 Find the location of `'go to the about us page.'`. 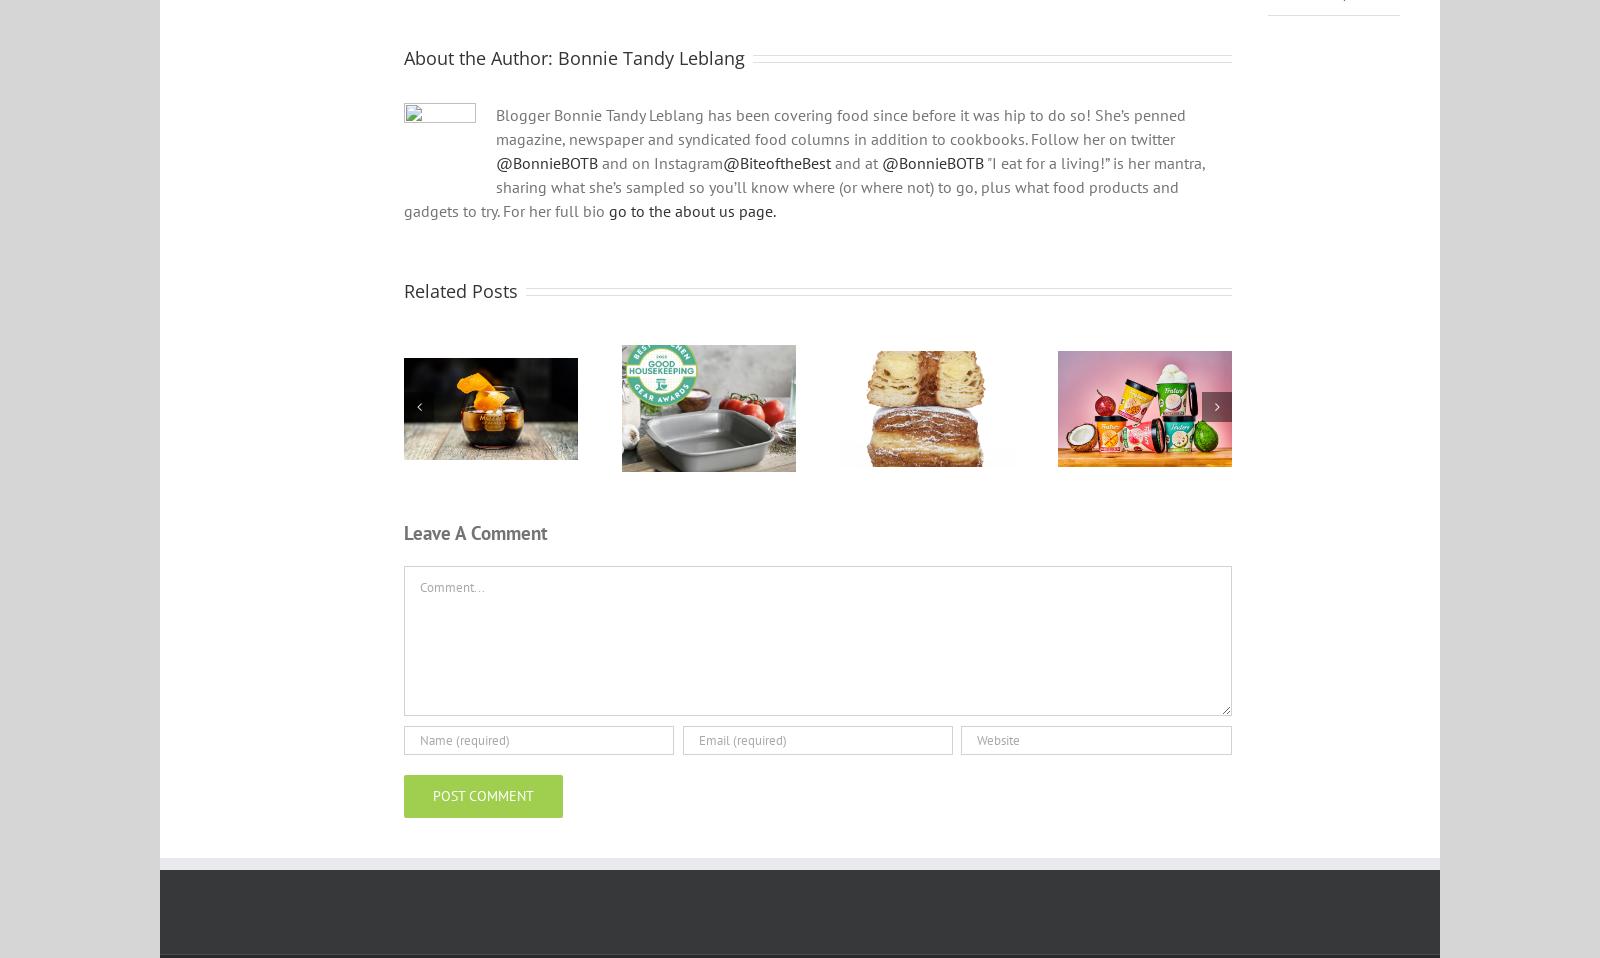

'go to the about us page.' is located at coordinates (692, 222).